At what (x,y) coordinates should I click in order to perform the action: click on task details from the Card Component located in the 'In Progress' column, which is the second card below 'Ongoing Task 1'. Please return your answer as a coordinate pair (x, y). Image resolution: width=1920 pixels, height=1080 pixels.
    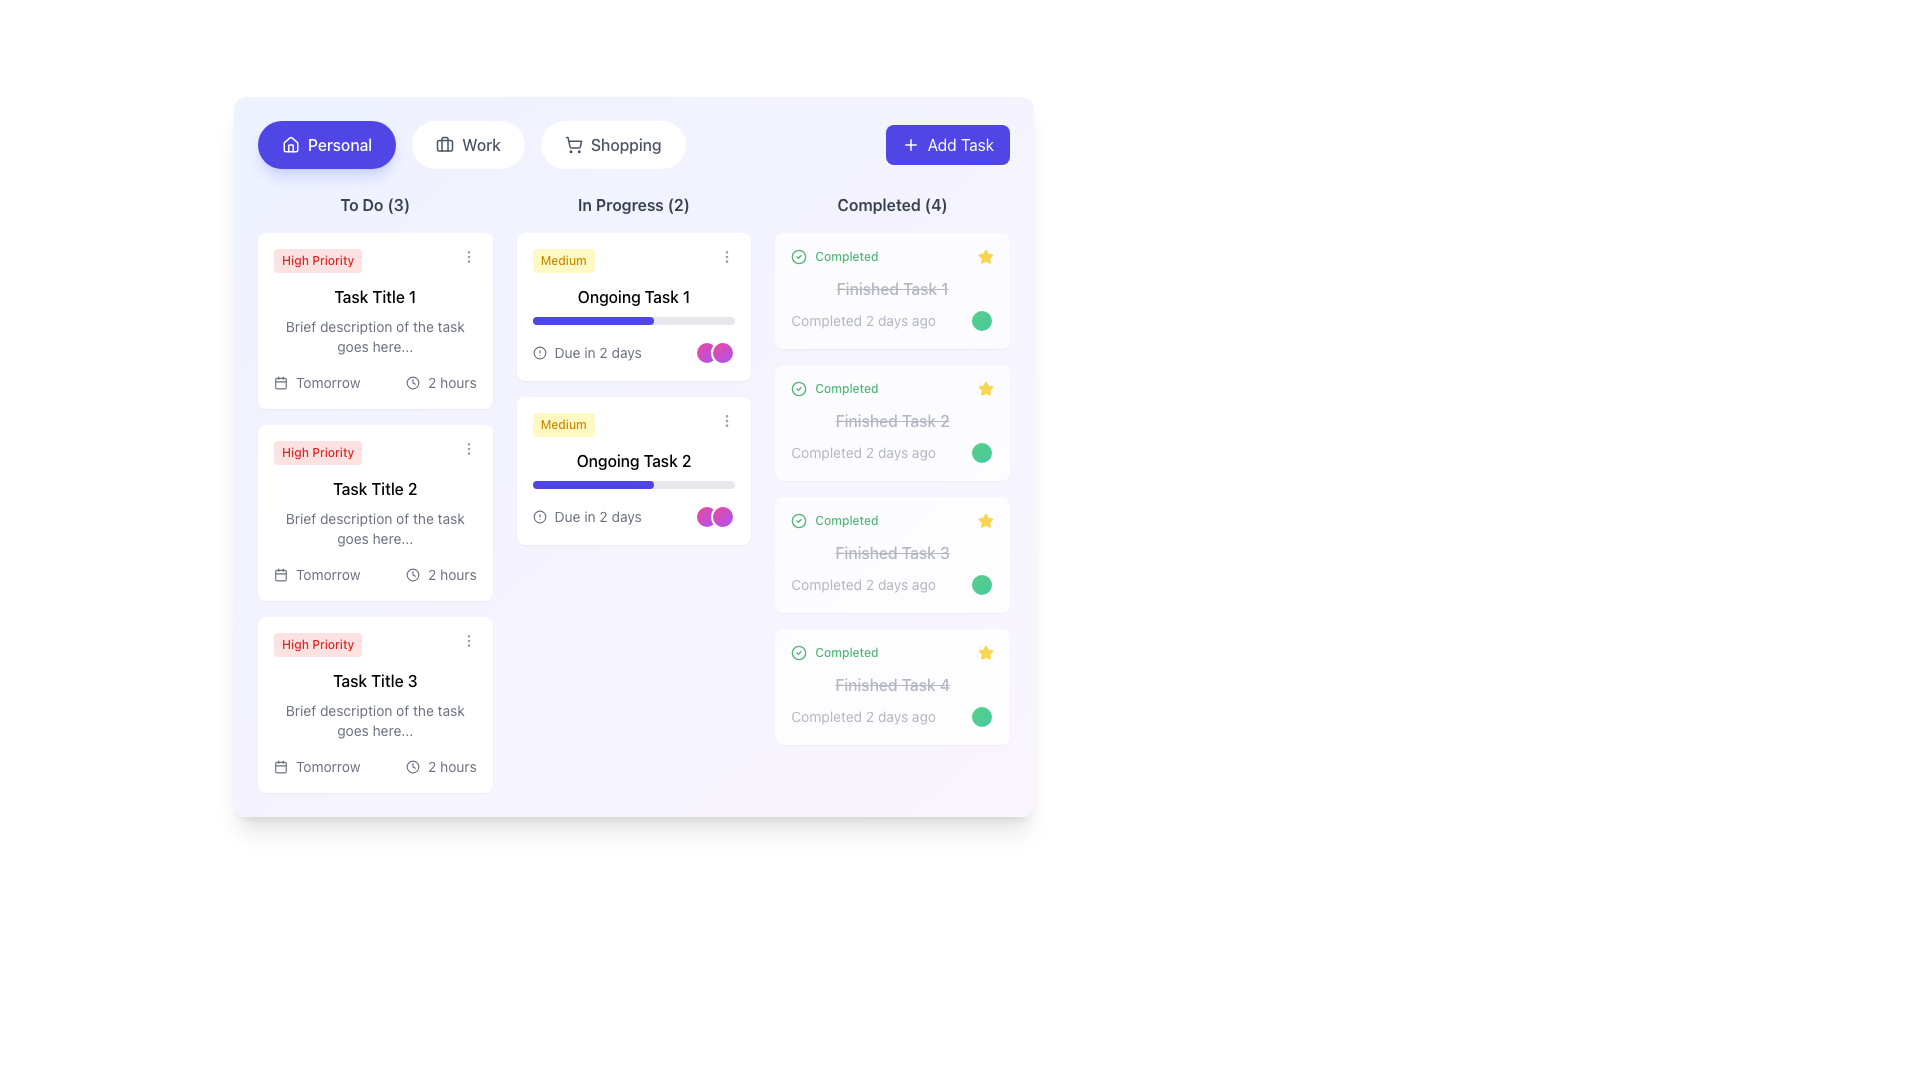
    Looking at the image, I should click on (632, 470).